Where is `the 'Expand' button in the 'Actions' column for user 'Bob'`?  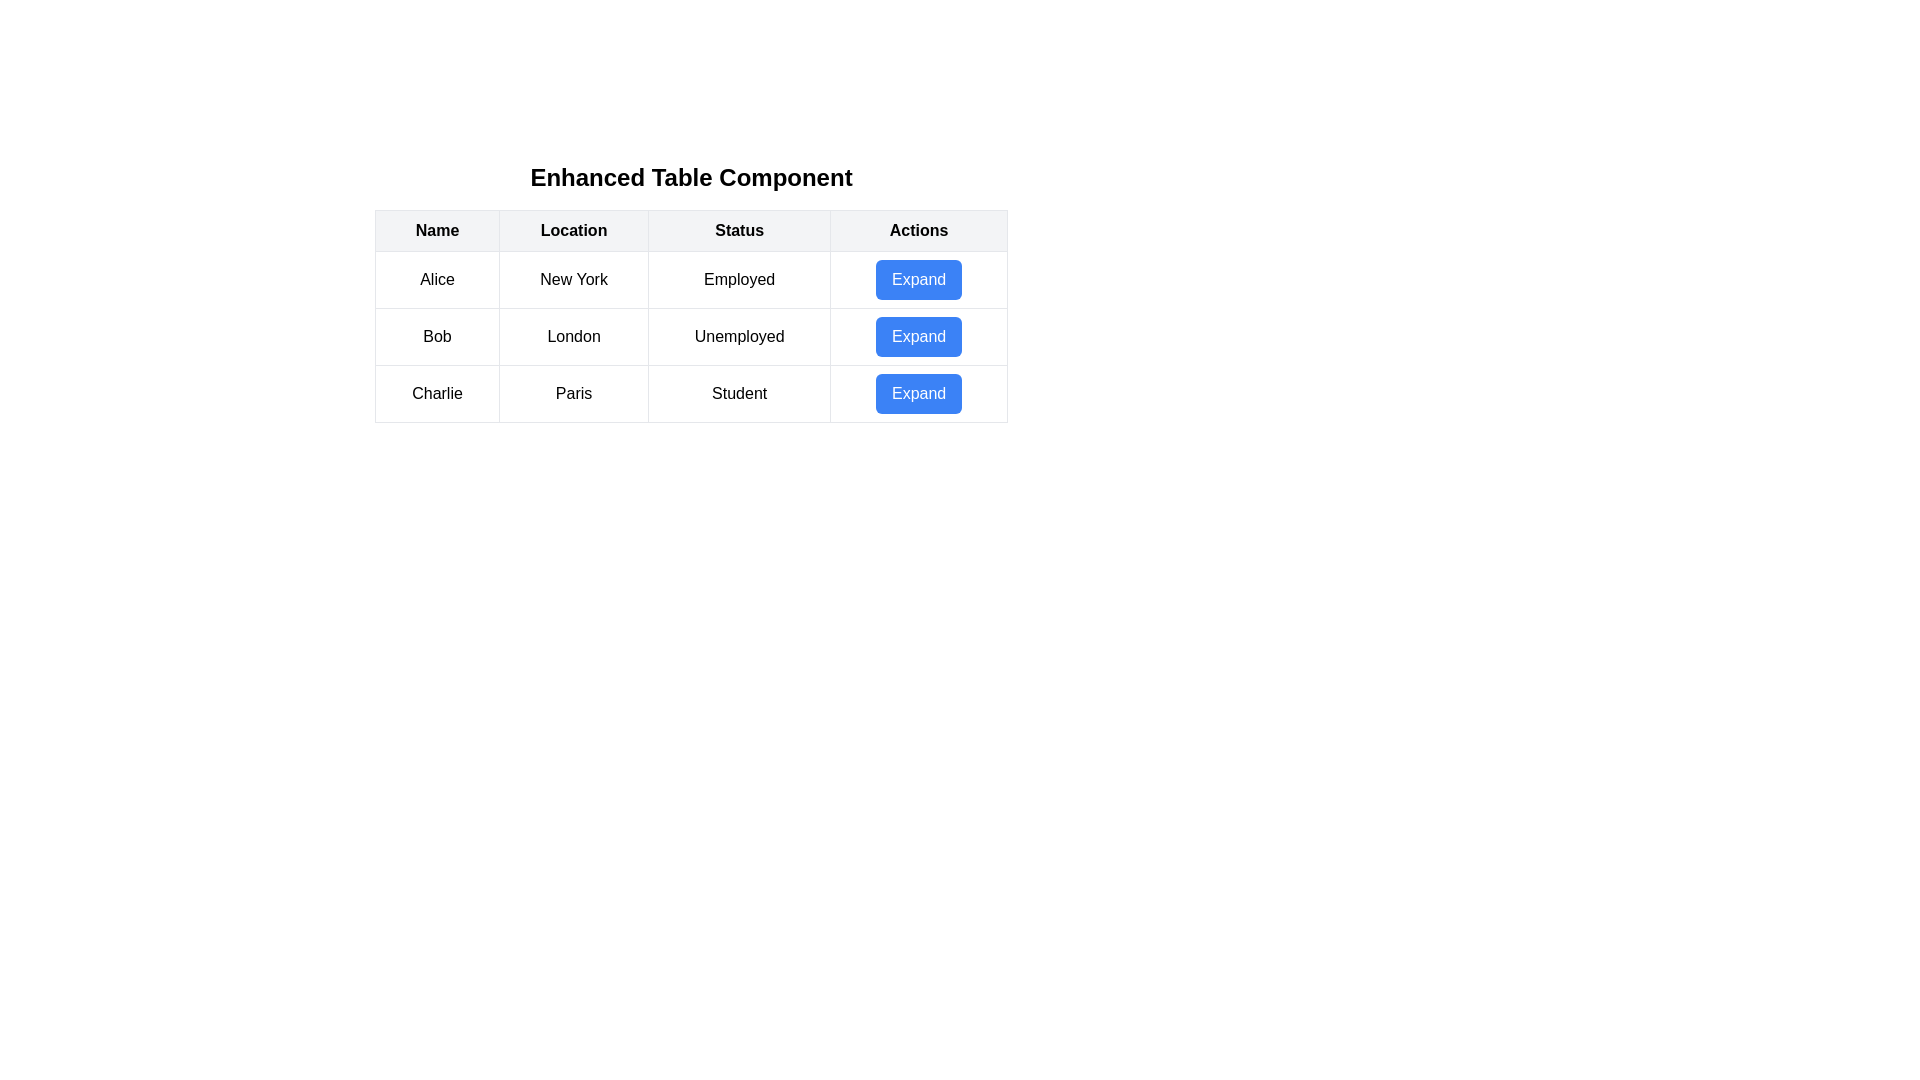 the 'Expand' button in the 'Actions' column for user 'Bob' is located at coordinates (918, 335).